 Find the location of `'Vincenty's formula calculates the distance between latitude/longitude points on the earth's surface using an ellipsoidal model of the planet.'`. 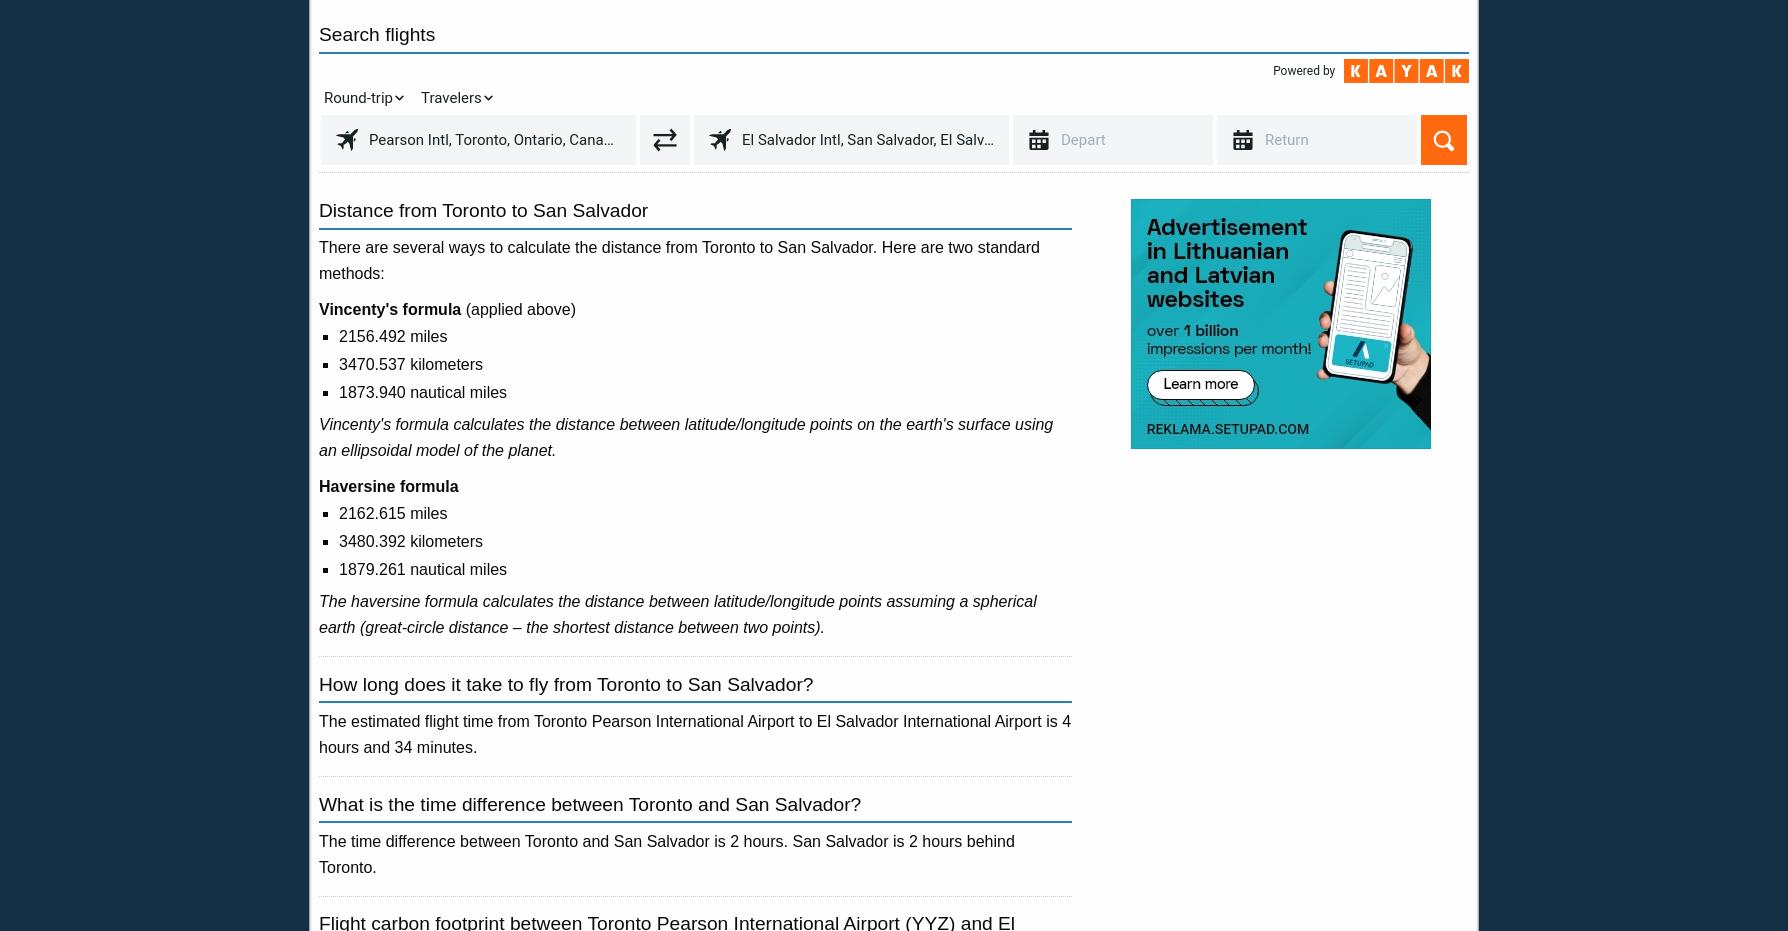

'Vincenty's formula calculates the distance between latitude/longitude points on the earth's surface using an ellipsoidal model of the planet.' is located at coordinates (685, 436).